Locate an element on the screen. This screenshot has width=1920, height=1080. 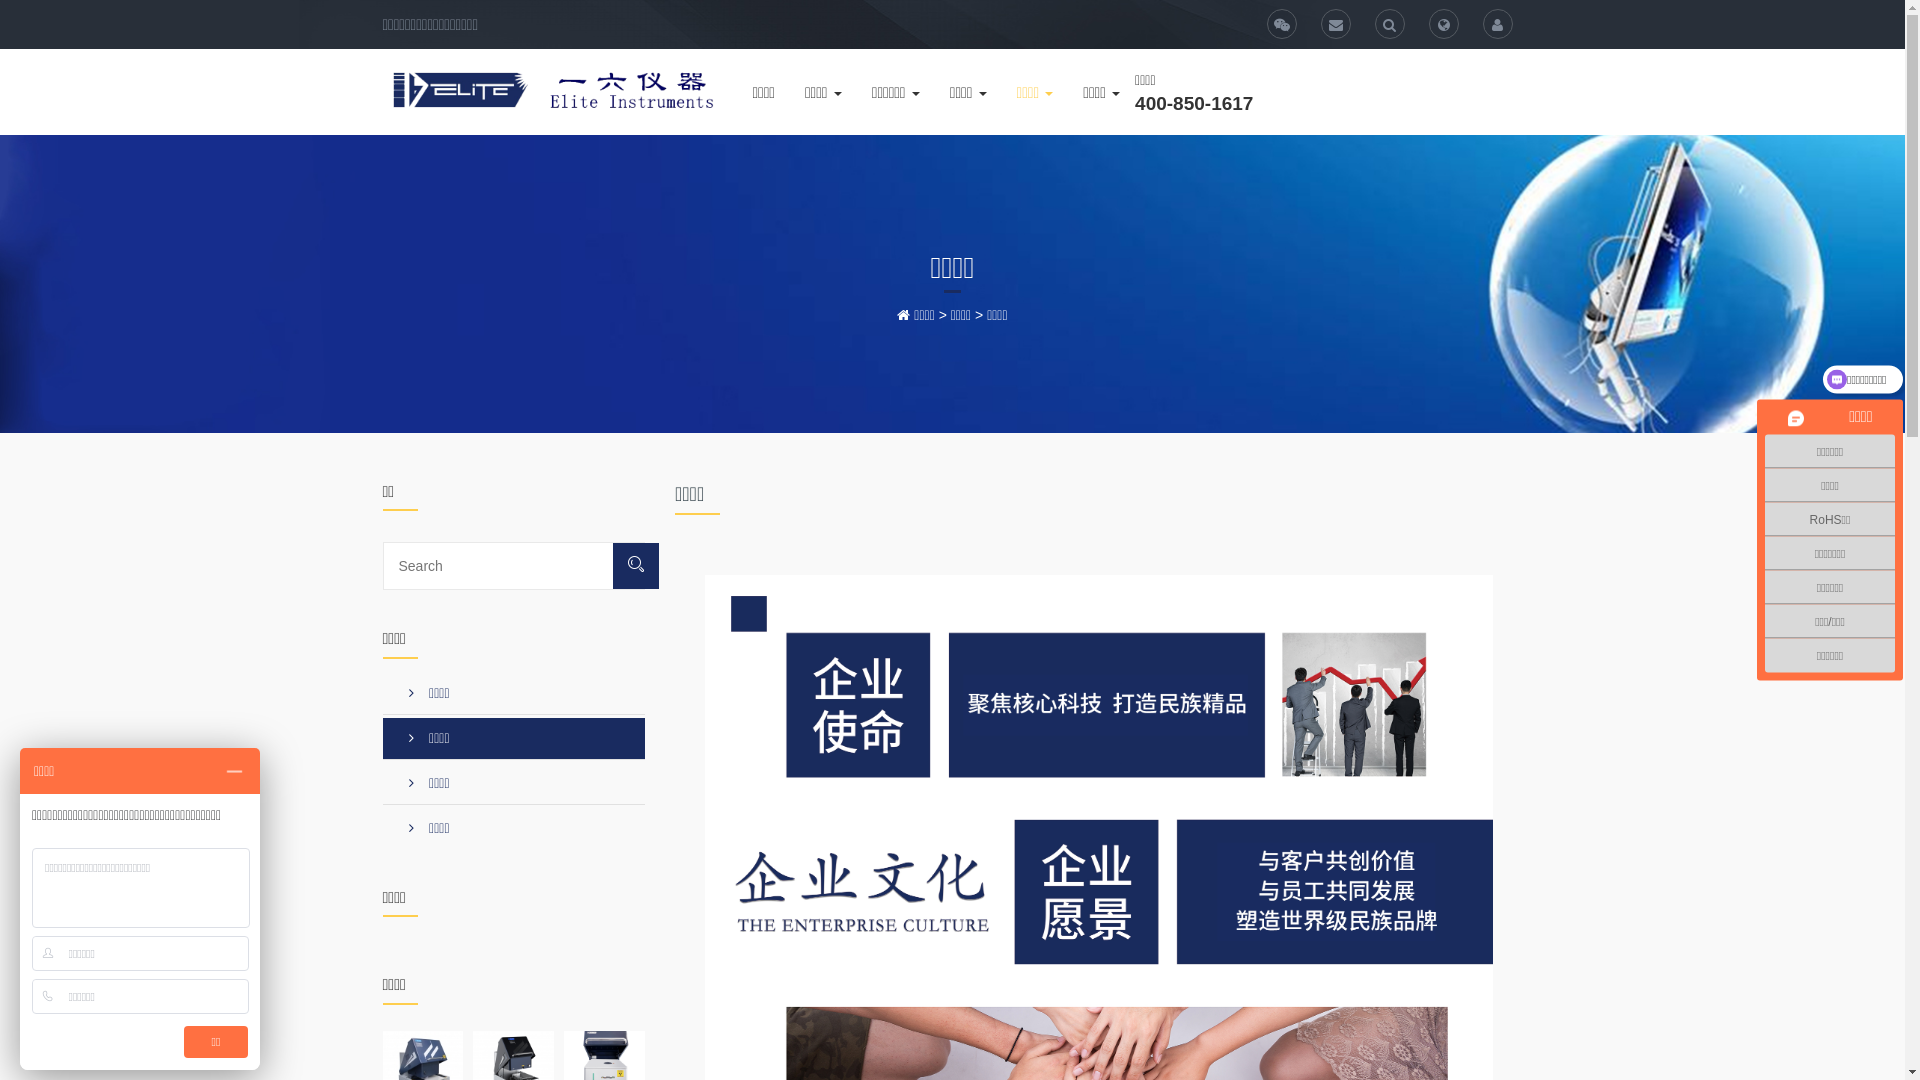
'Toggle Search' is located at coordinates (1373, 23).